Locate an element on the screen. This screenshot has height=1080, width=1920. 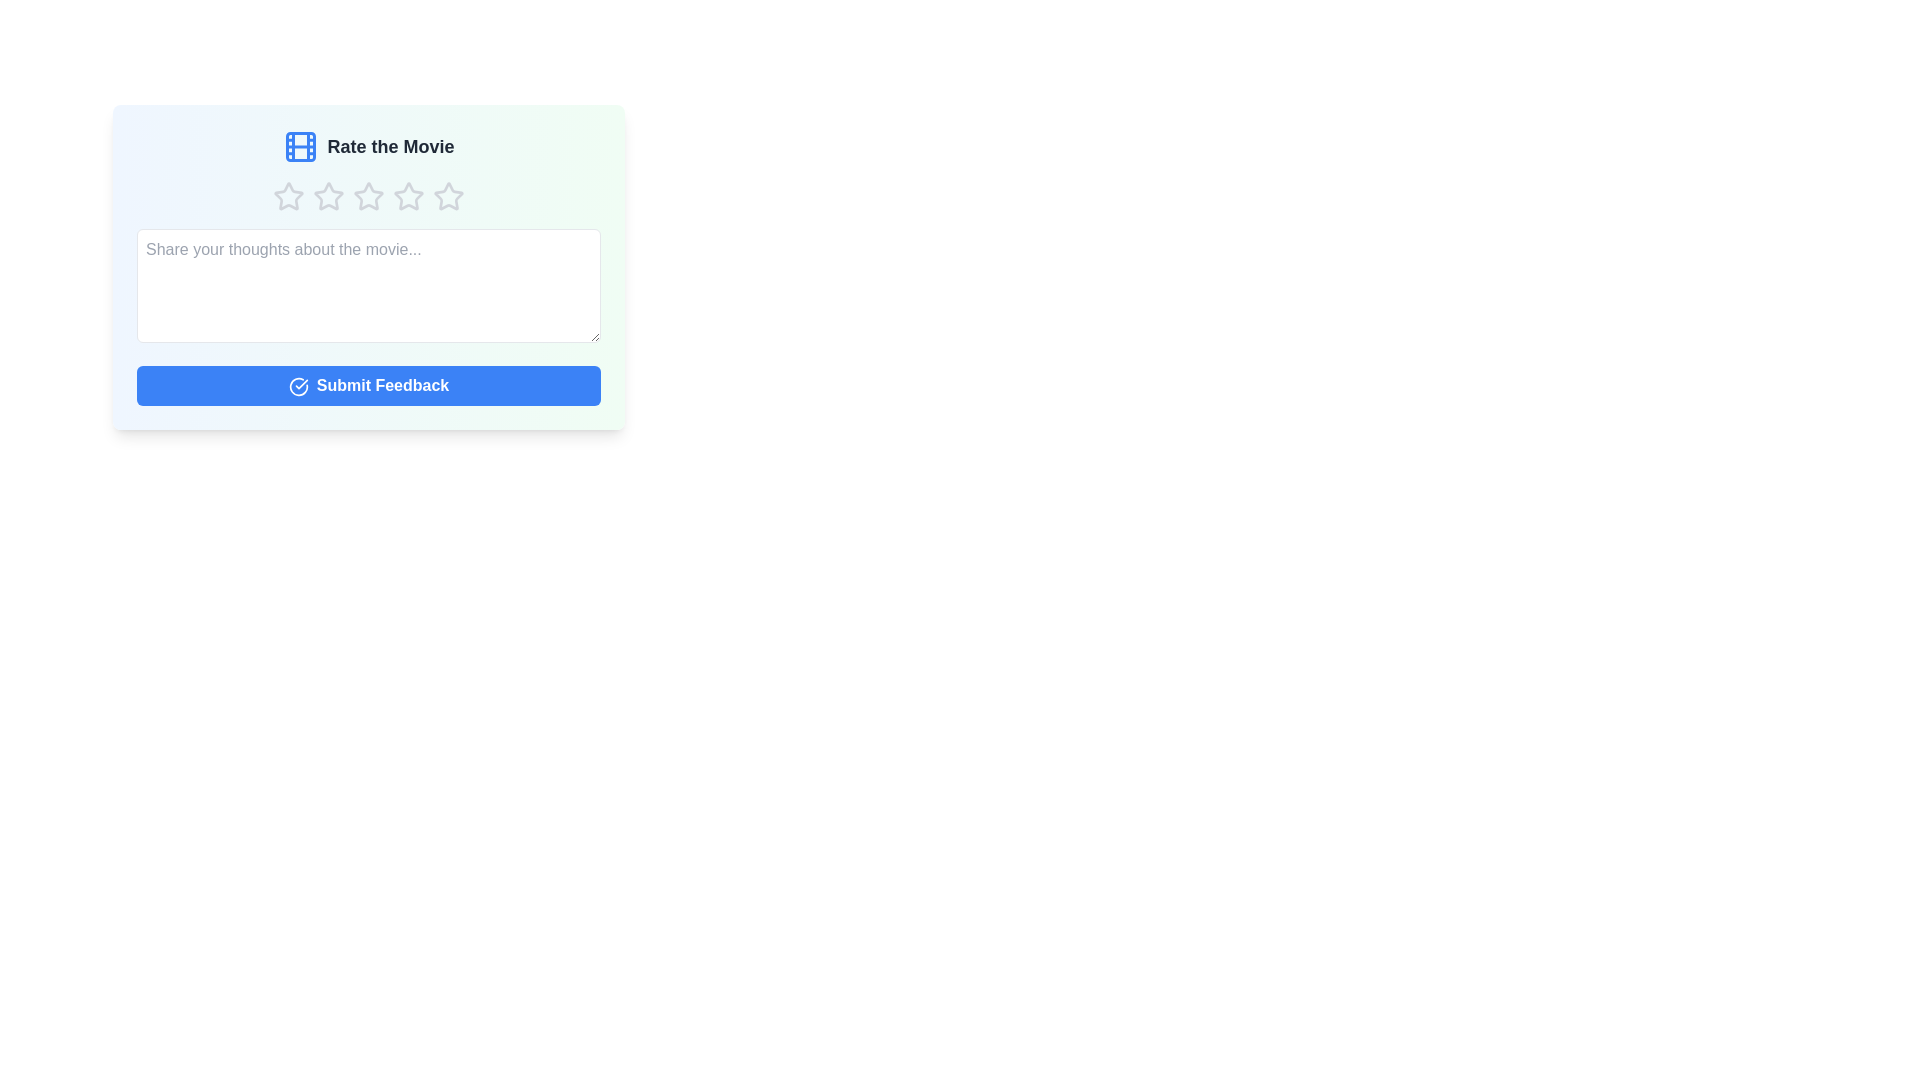
the star corresponding to the rating 3 is located at coordinates (369, 196).